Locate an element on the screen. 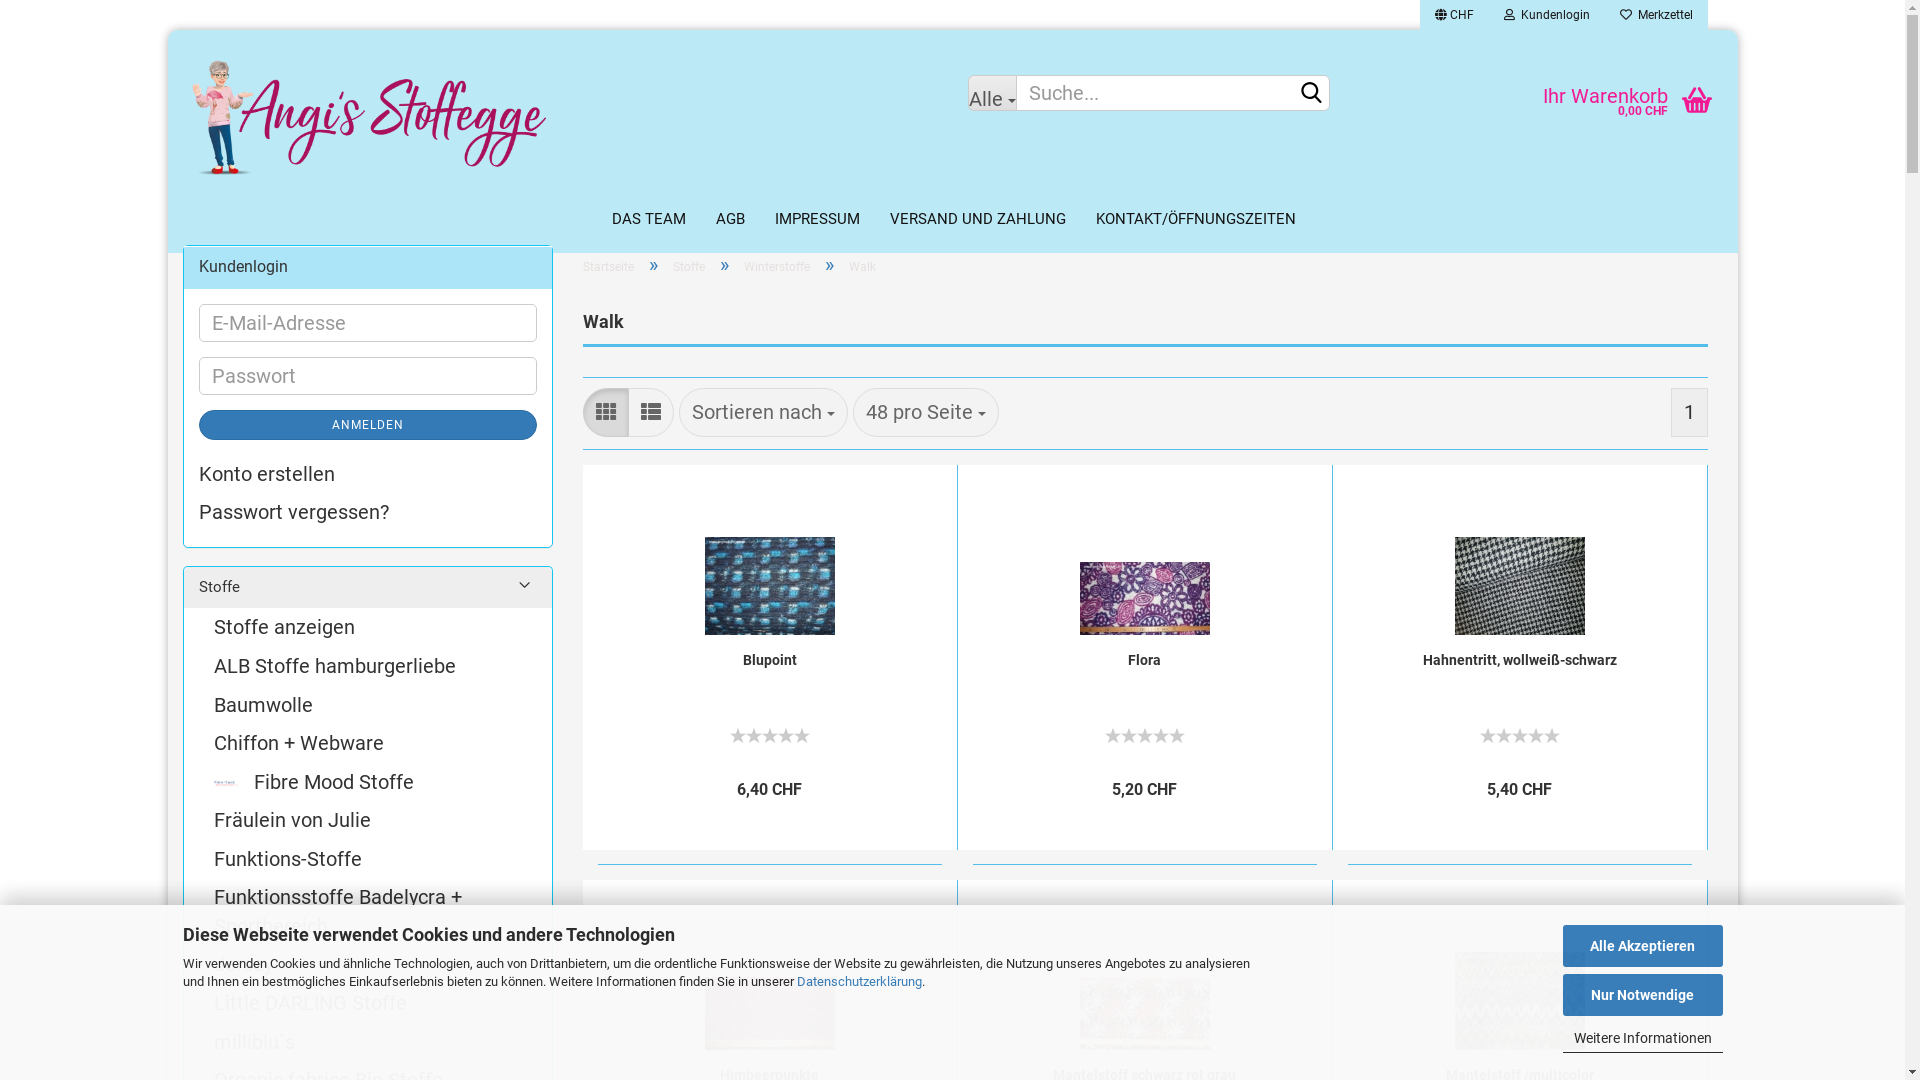 The height and width of the screenshot is (1080, 1920). 'Ihr Warenkorb is located at coordinates (1540, 83).